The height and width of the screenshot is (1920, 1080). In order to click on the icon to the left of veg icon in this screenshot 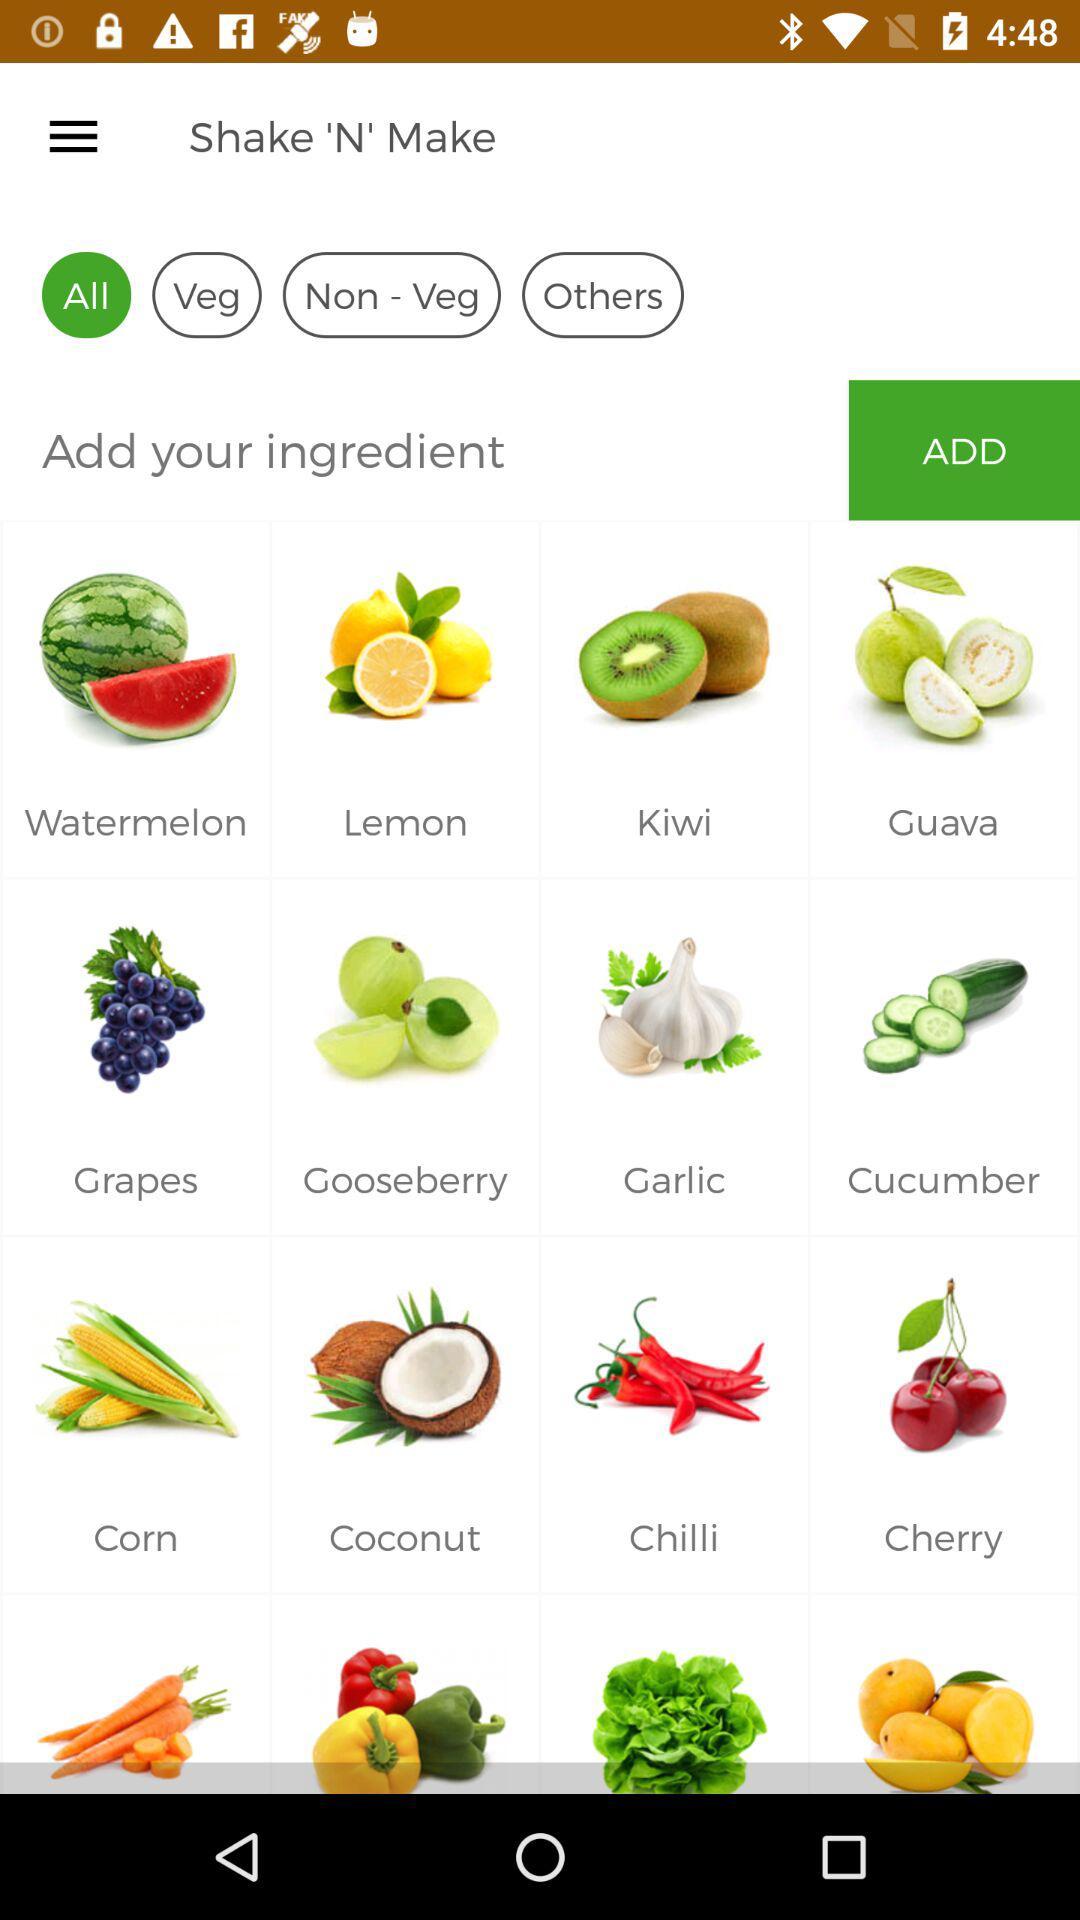, I will do `click(85, 294)`.